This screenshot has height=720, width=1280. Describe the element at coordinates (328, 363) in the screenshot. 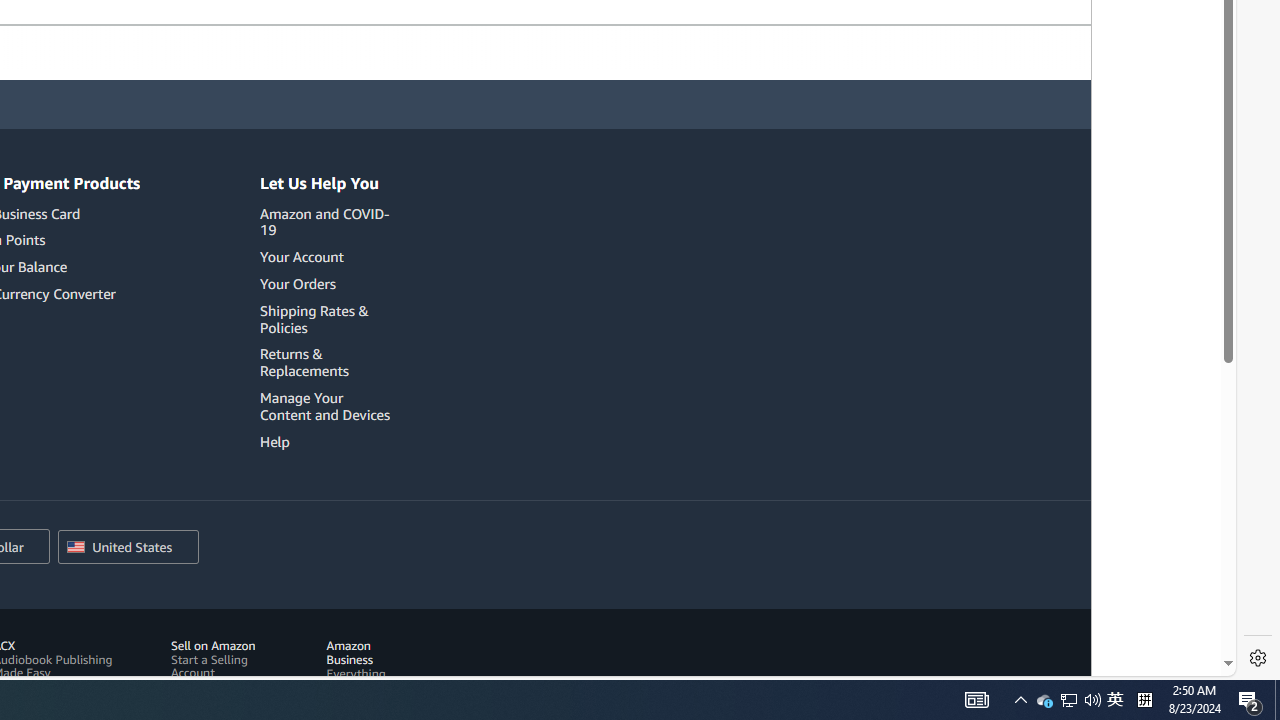

I see `'Returns & Replacements'` at that location.